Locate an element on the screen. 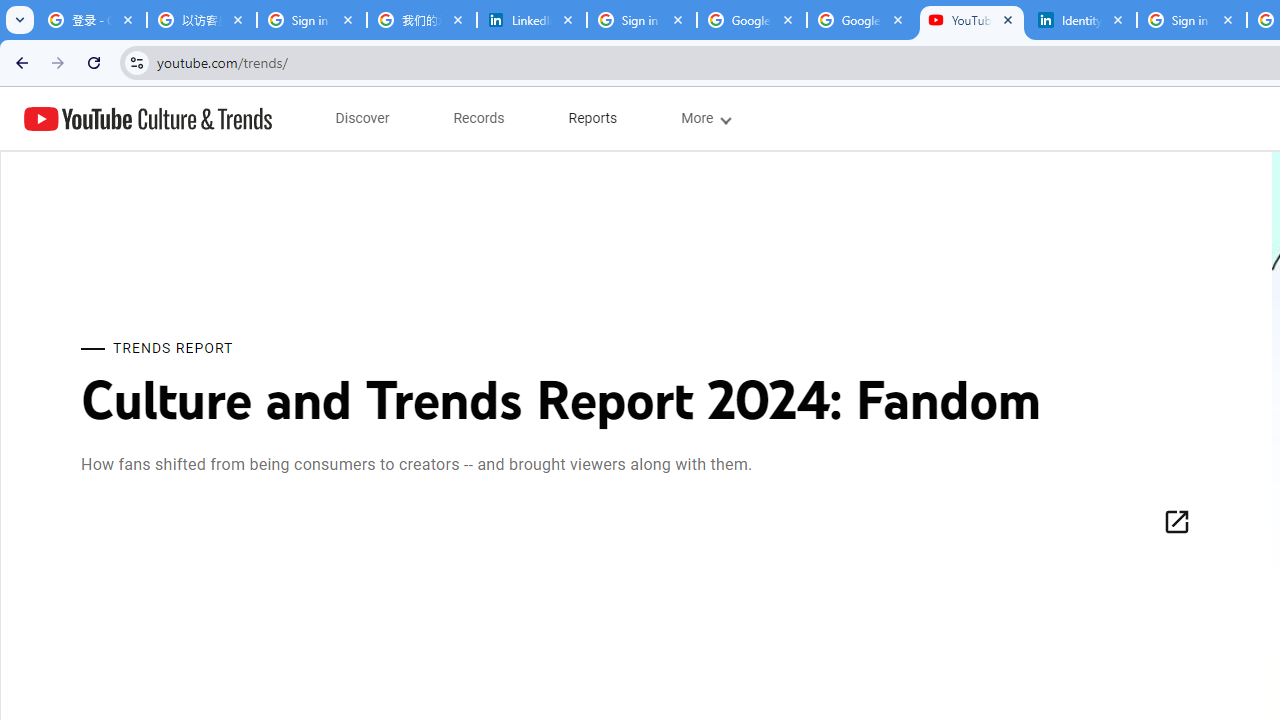 This screenshot has height=720, width=1280. 'subnav-Reports menupopup' is located at coordinates (592, 118).